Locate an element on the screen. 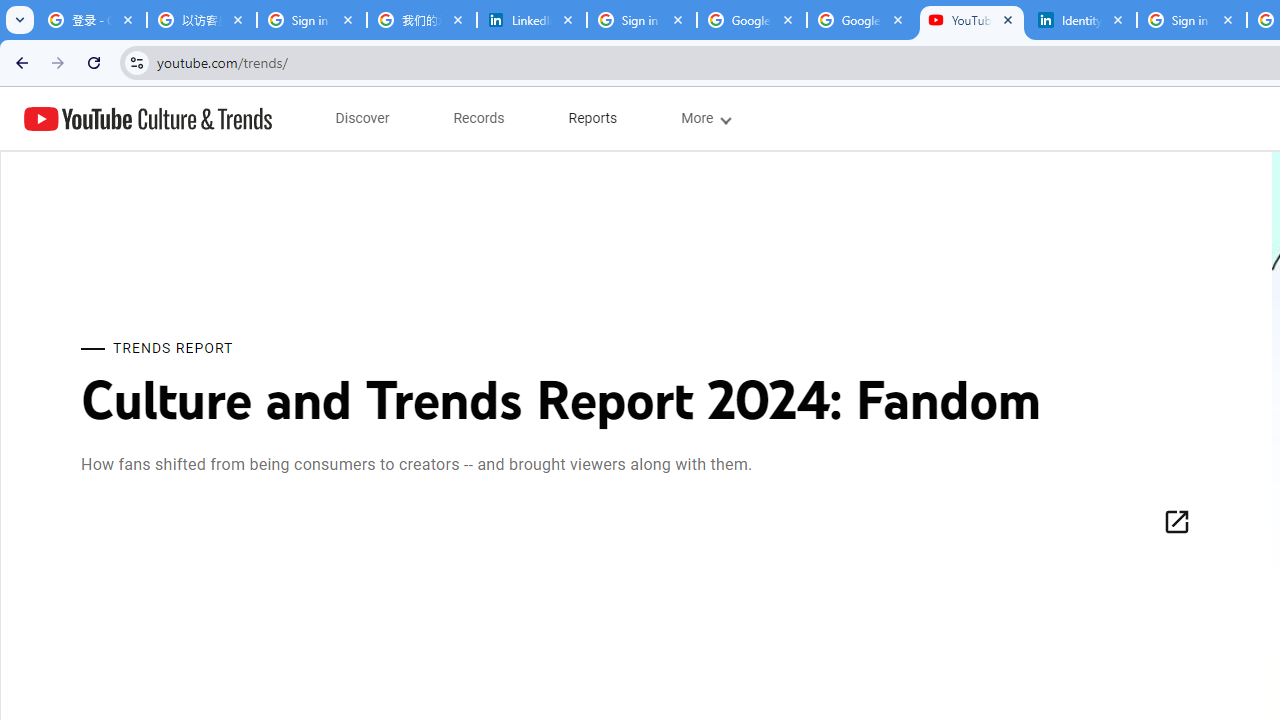 This screenshot has height=720, width=1280. 'subnav-Reports menupopup' is located at coordinates (592, 118).